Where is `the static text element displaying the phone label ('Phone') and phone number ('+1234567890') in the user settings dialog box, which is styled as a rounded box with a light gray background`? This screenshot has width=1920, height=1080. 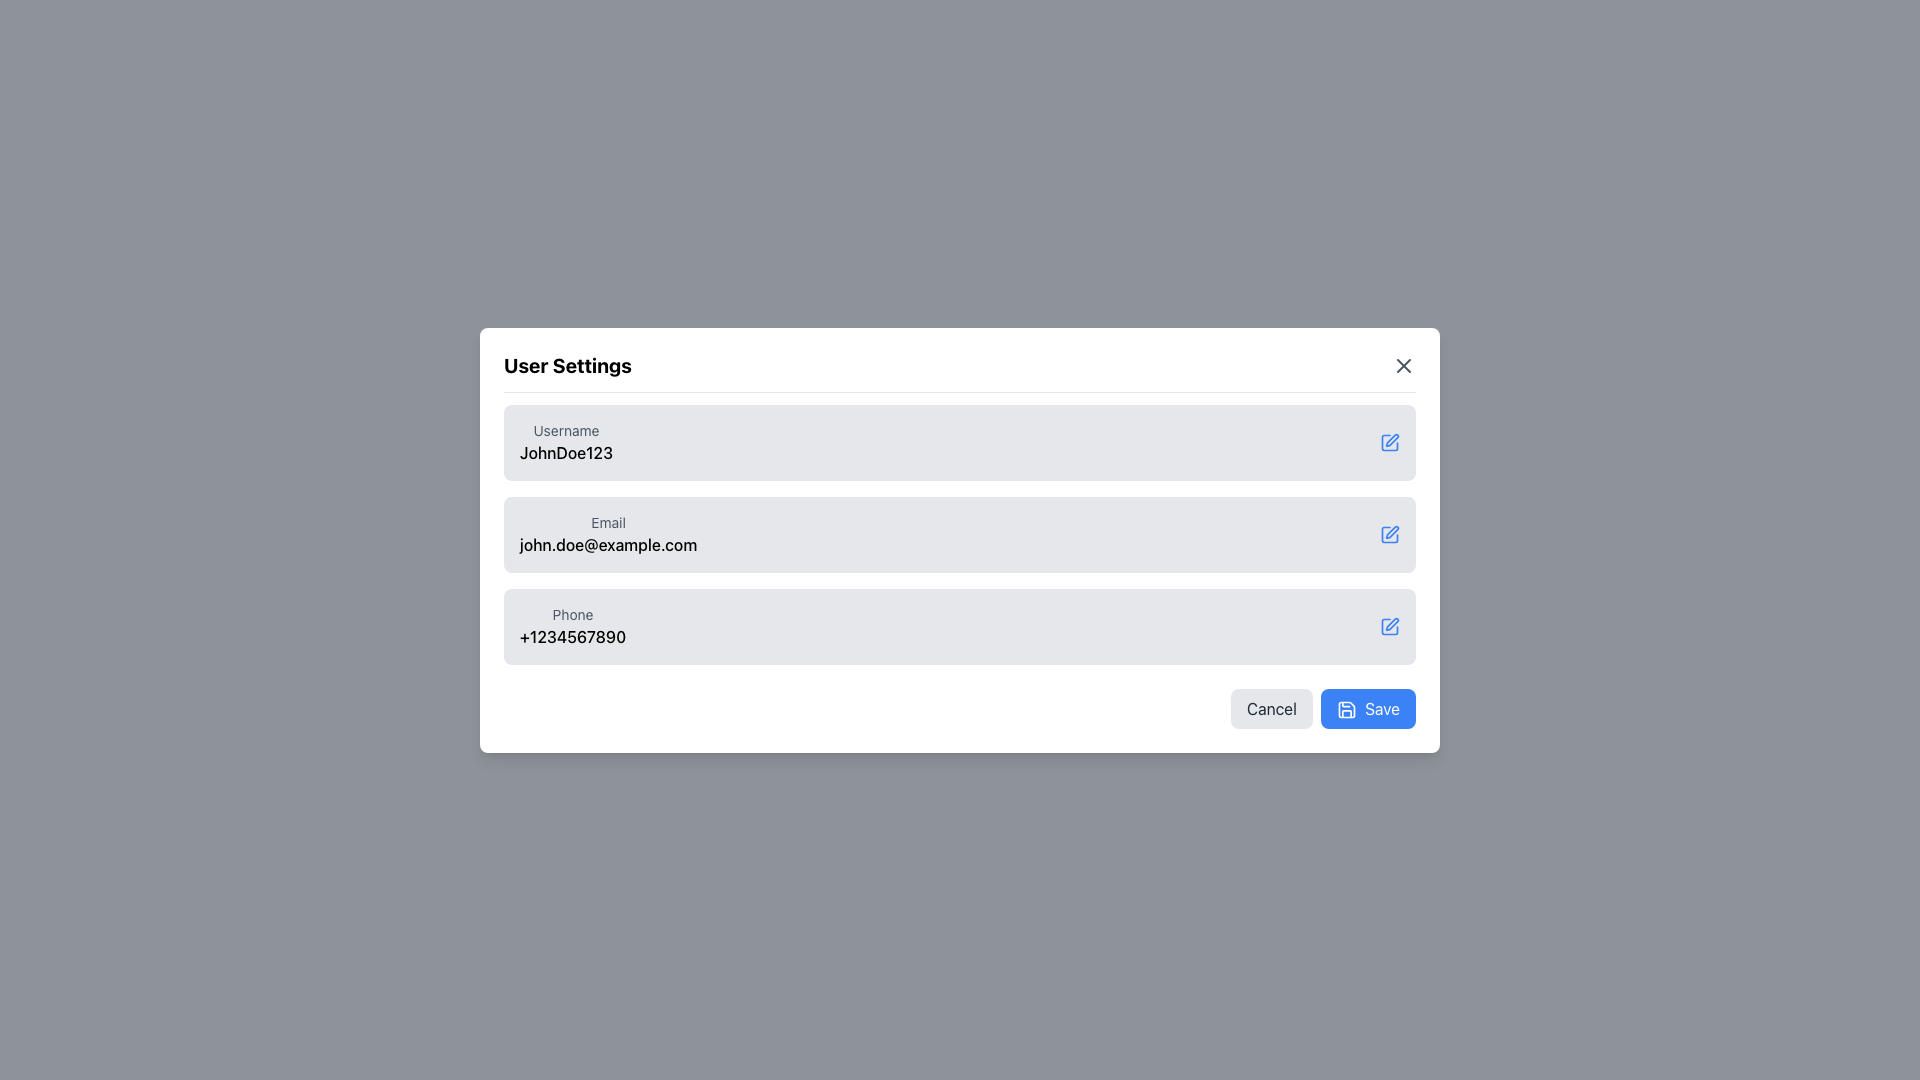
the static text element displaying the phone label ('Phone') and phone number ('+1234567890') in the user settings dialog box, which is styled as a rounded box with a light gray background is located at coordinates (572, 625).